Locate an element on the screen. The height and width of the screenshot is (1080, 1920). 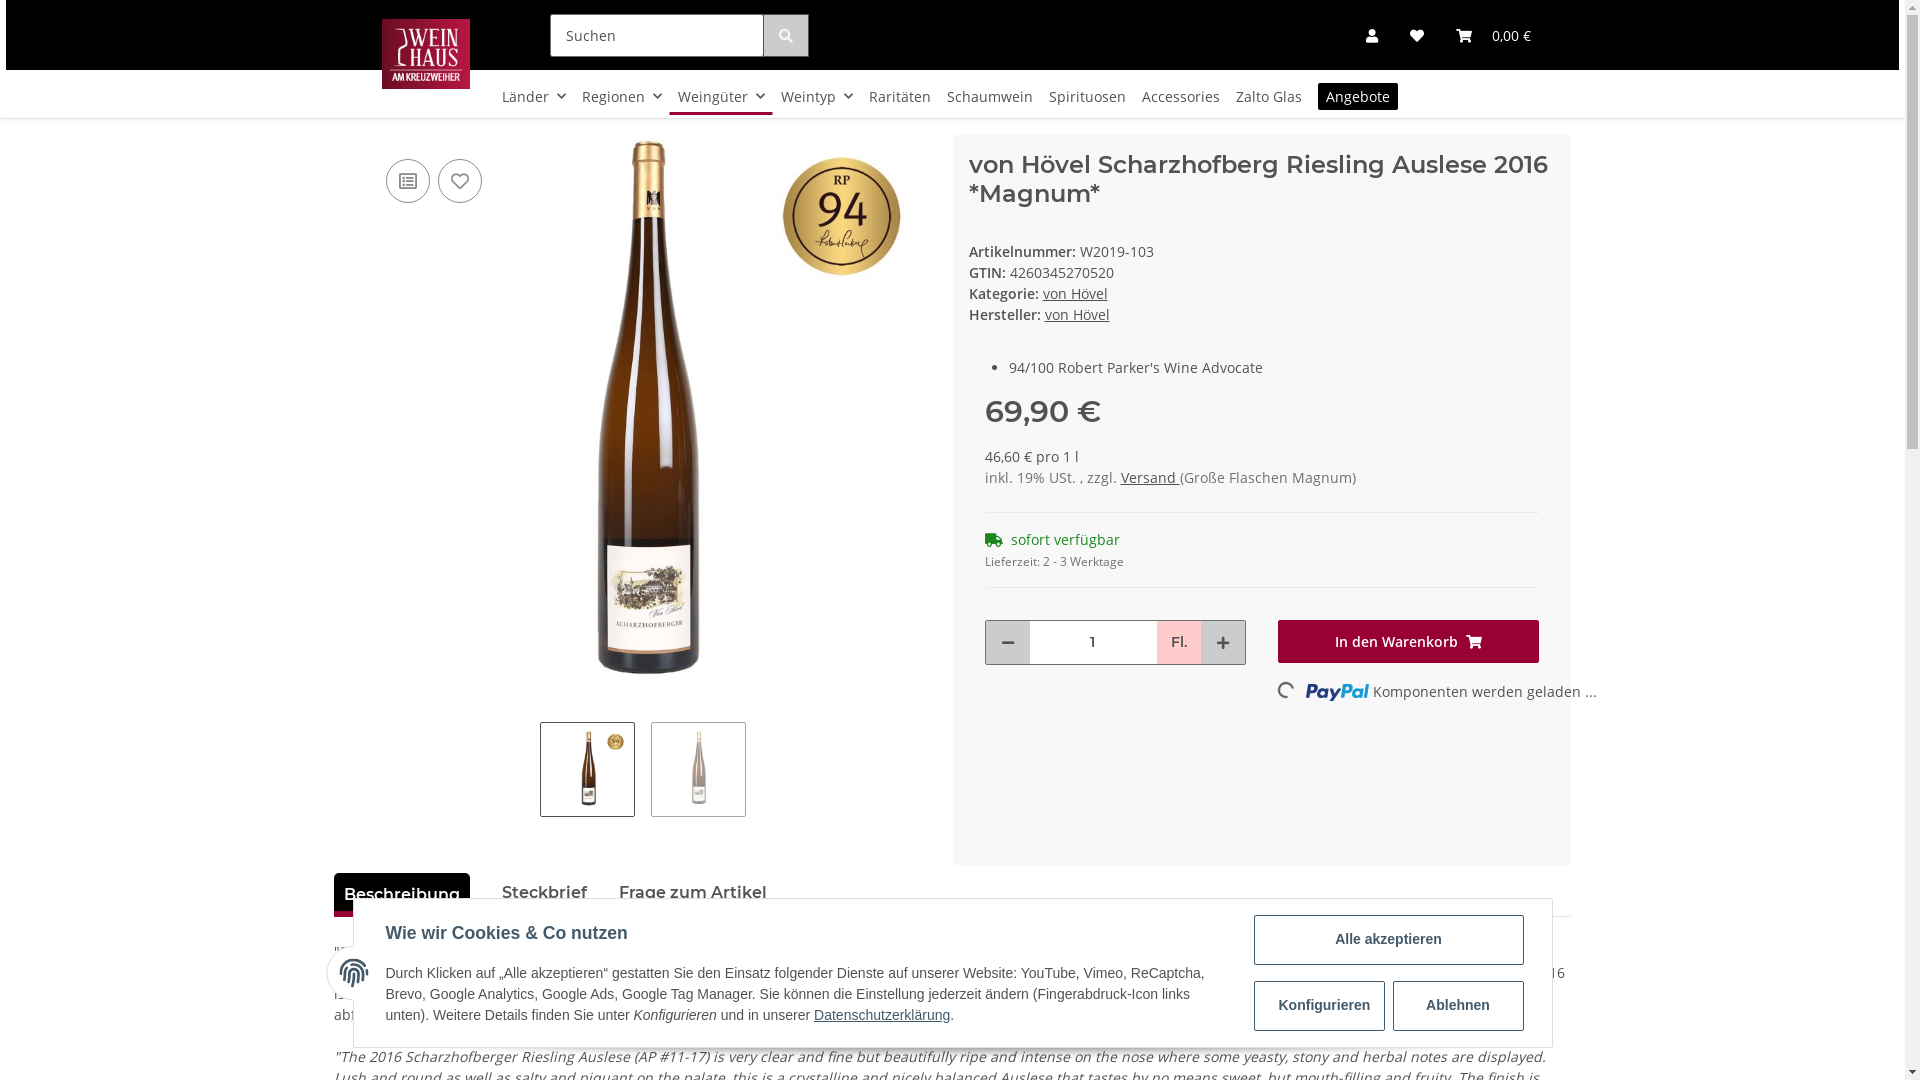
'Beschreibung' is located at coordinates (401, 893).